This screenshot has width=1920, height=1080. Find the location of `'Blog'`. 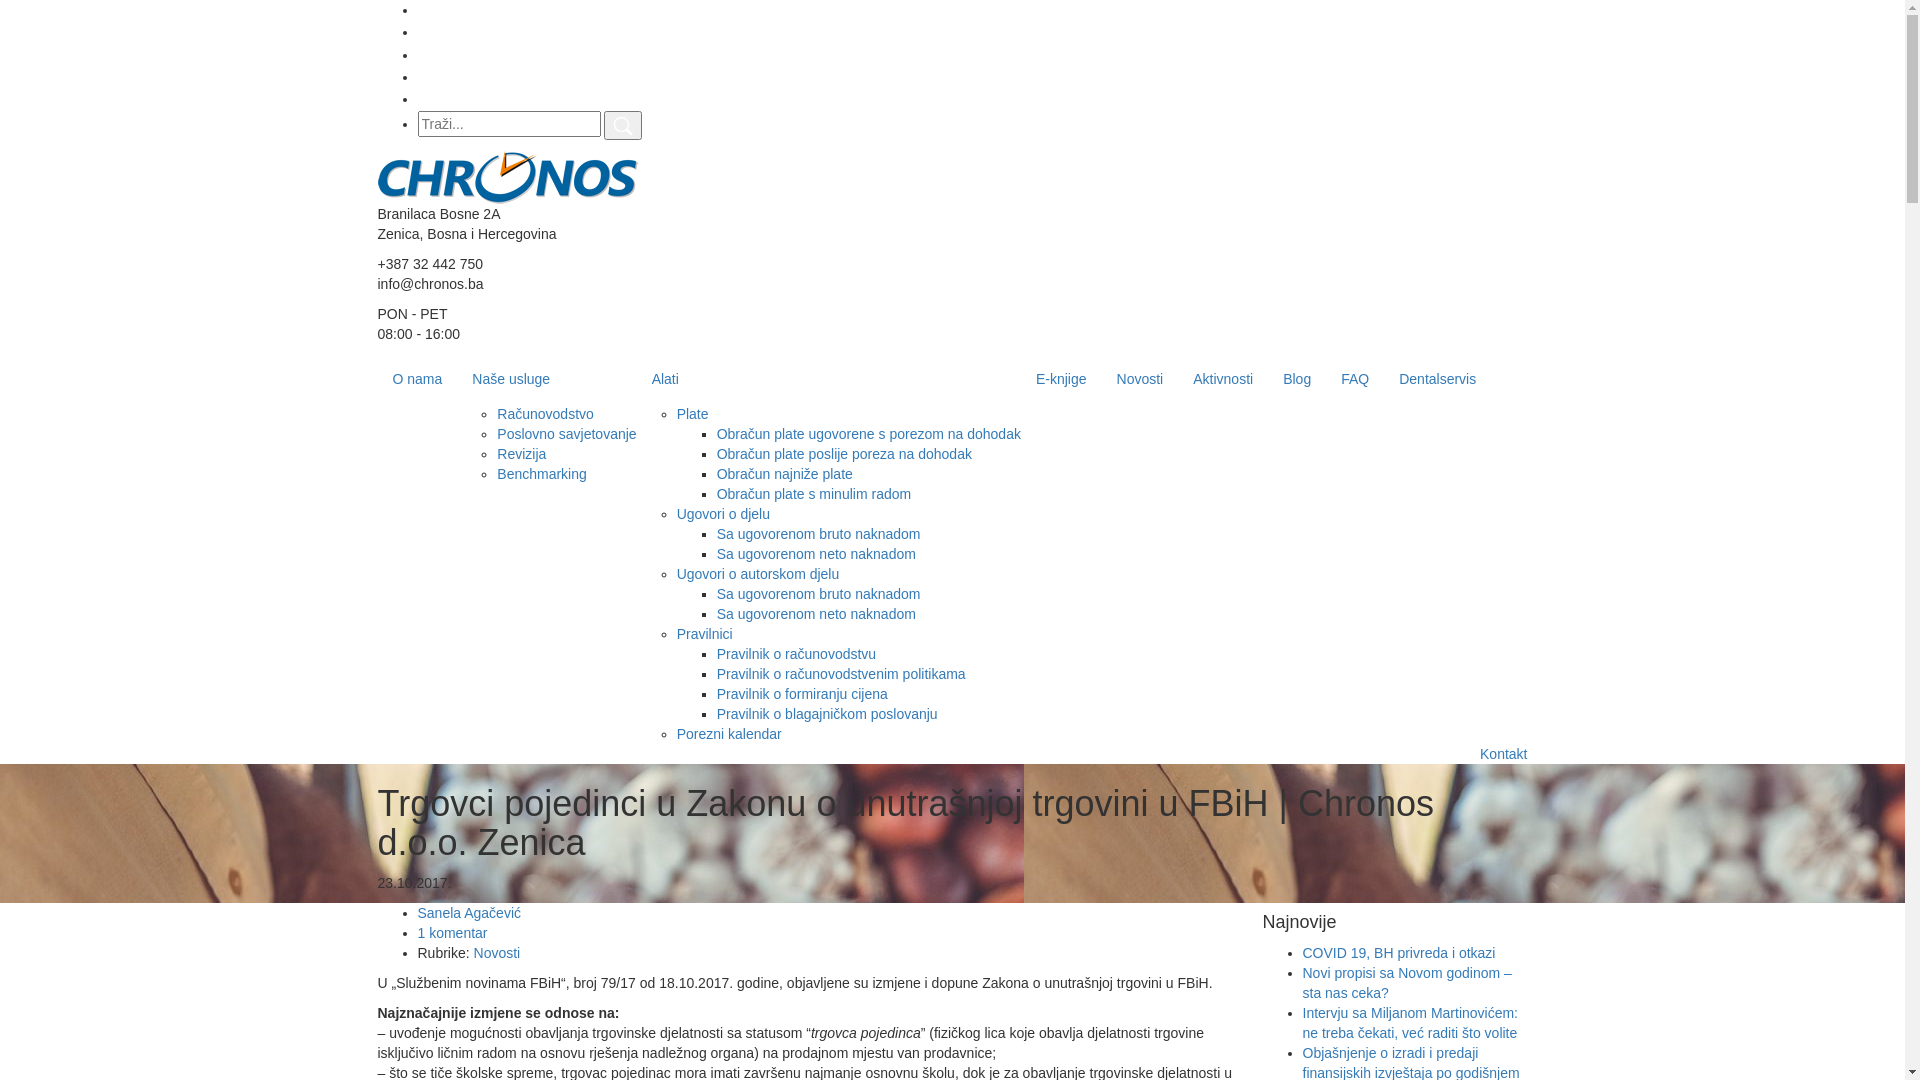

'Blog' is located at coordinates (1296, 378).